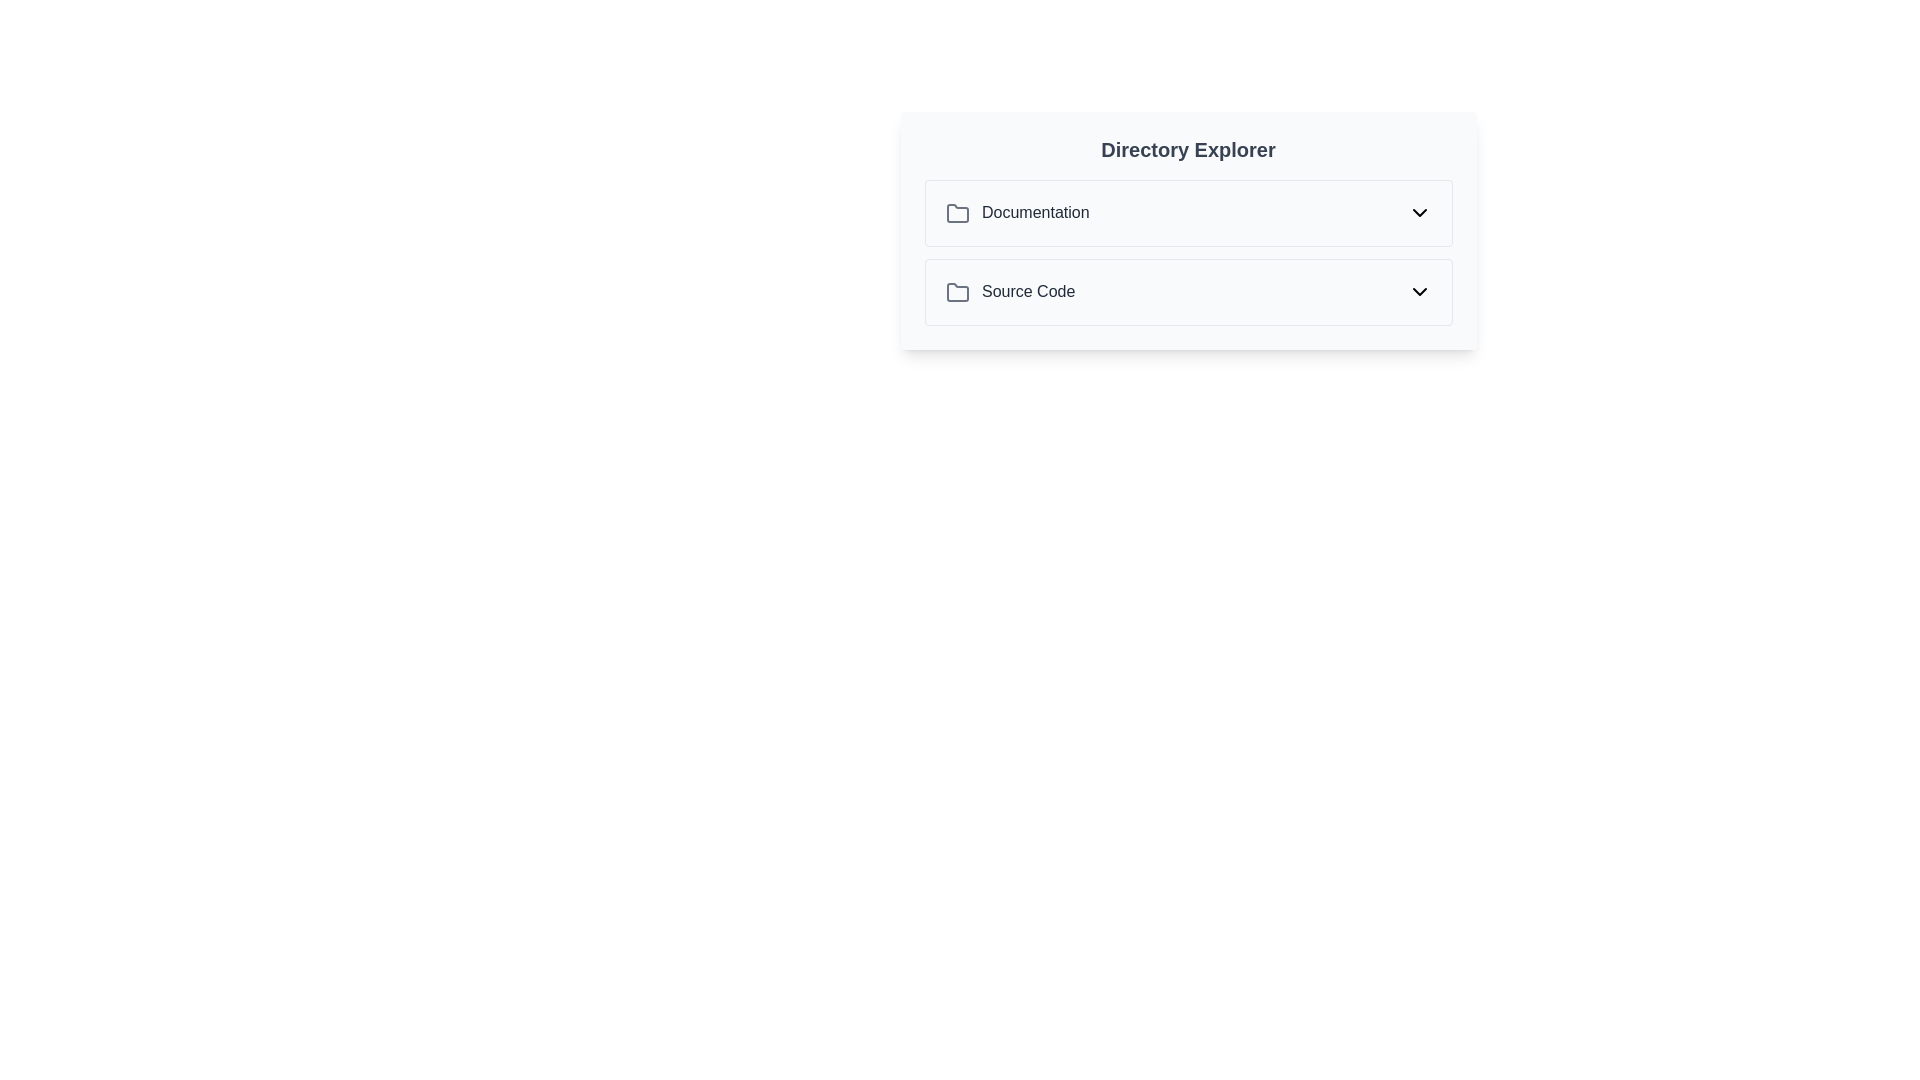  Describe the element at coordinates (956, 213) in the screenshot. I see `the documentation folder icon located to the left of the 'Documentation' text in the Directory Explorer interface` at that location.